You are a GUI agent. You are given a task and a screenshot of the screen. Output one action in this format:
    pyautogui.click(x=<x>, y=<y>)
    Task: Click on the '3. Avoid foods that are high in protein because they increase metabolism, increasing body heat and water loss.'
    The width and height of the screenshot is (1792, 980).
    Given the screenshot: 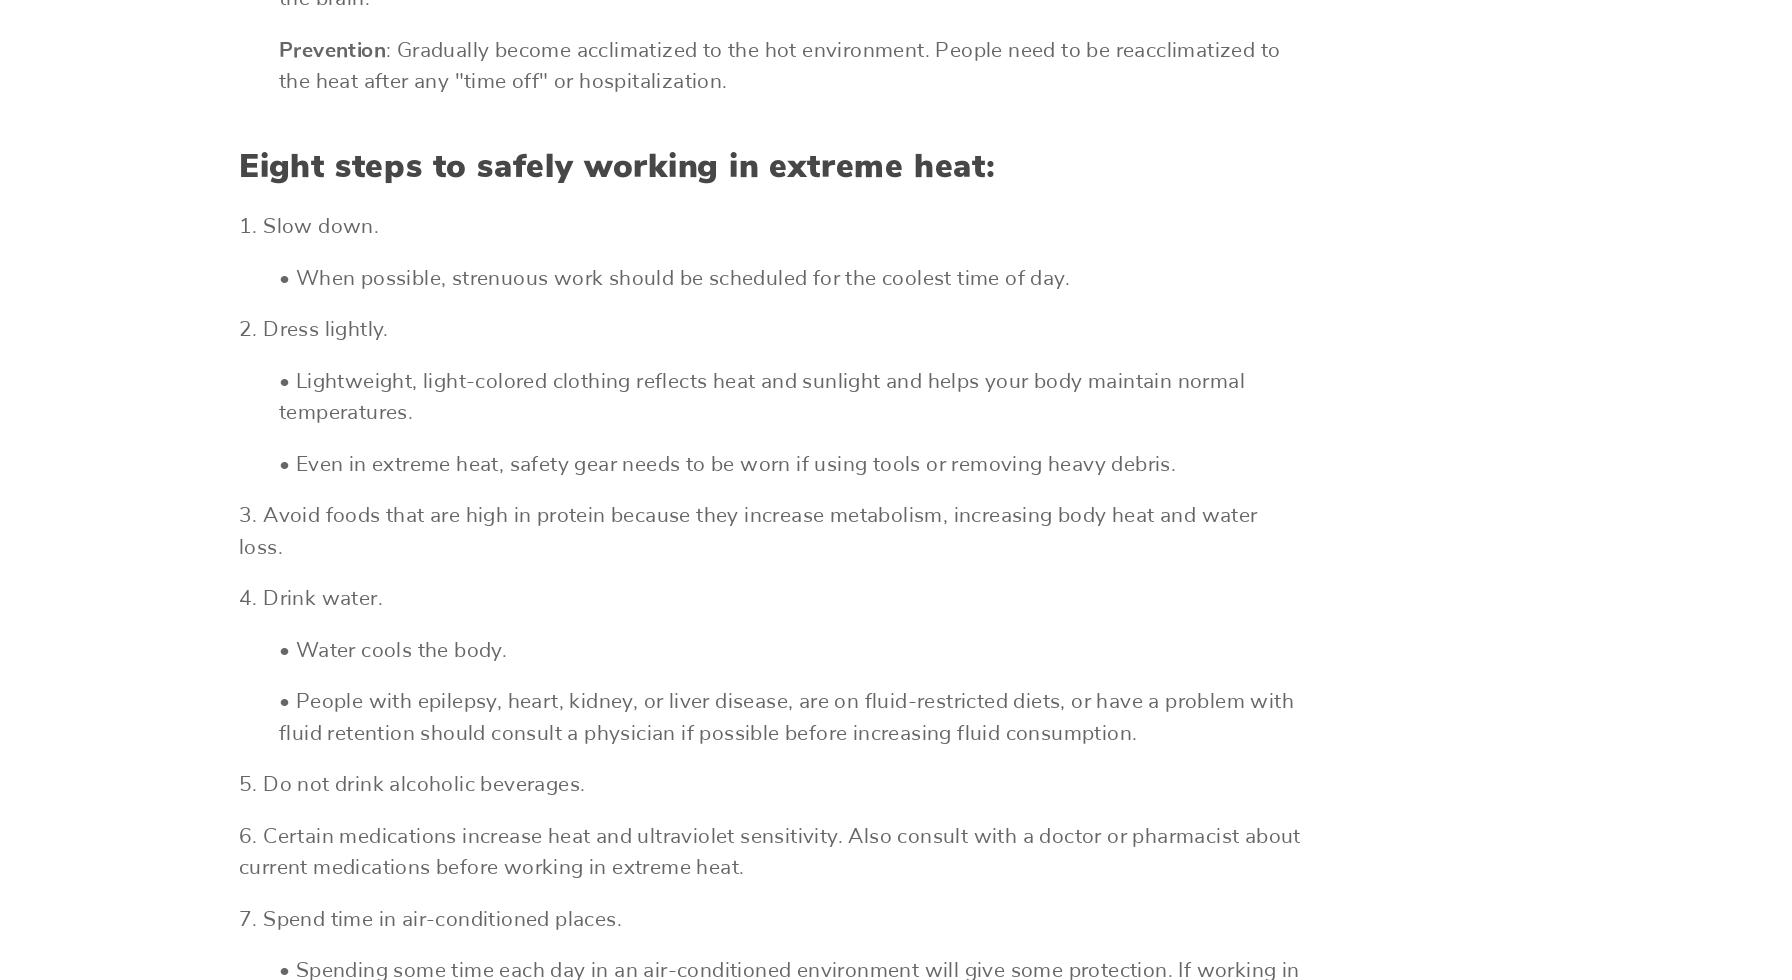 What is the action you would take?
    pyautogui.click(x=747, y=530)
    